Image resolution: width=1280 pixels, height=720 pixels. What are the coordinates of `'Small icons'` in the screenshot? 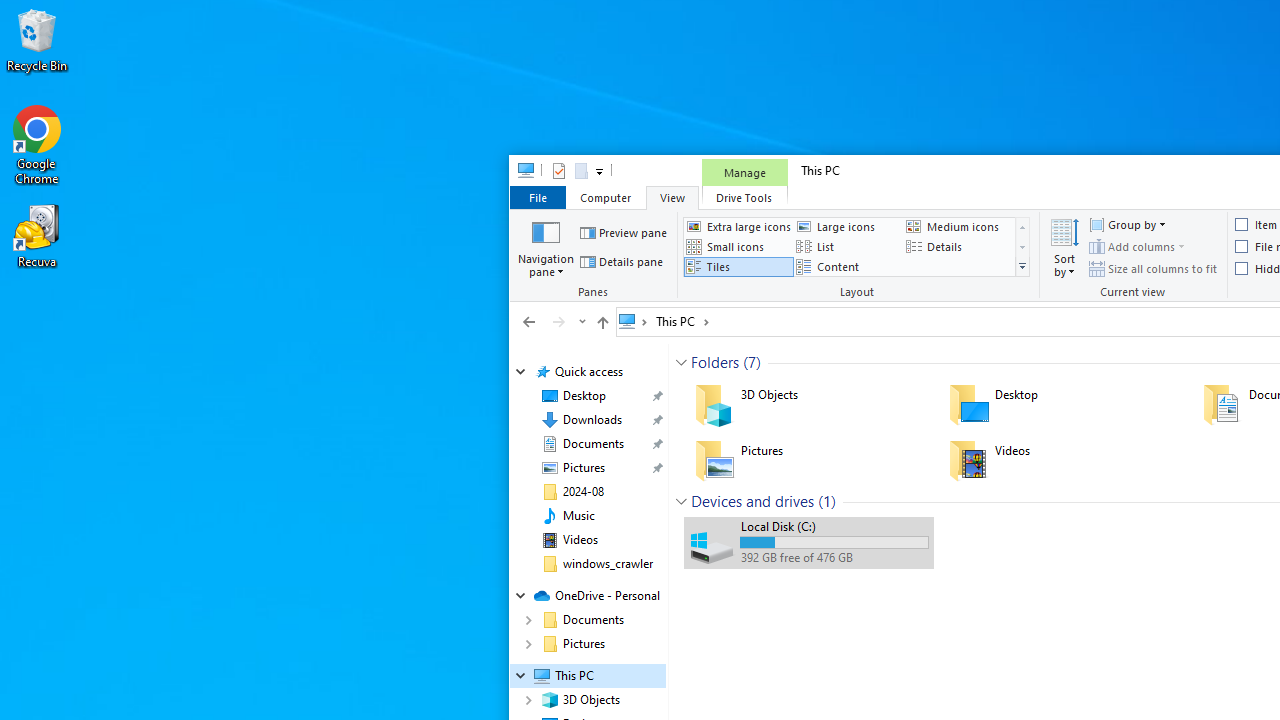 It's located at (737, 245).